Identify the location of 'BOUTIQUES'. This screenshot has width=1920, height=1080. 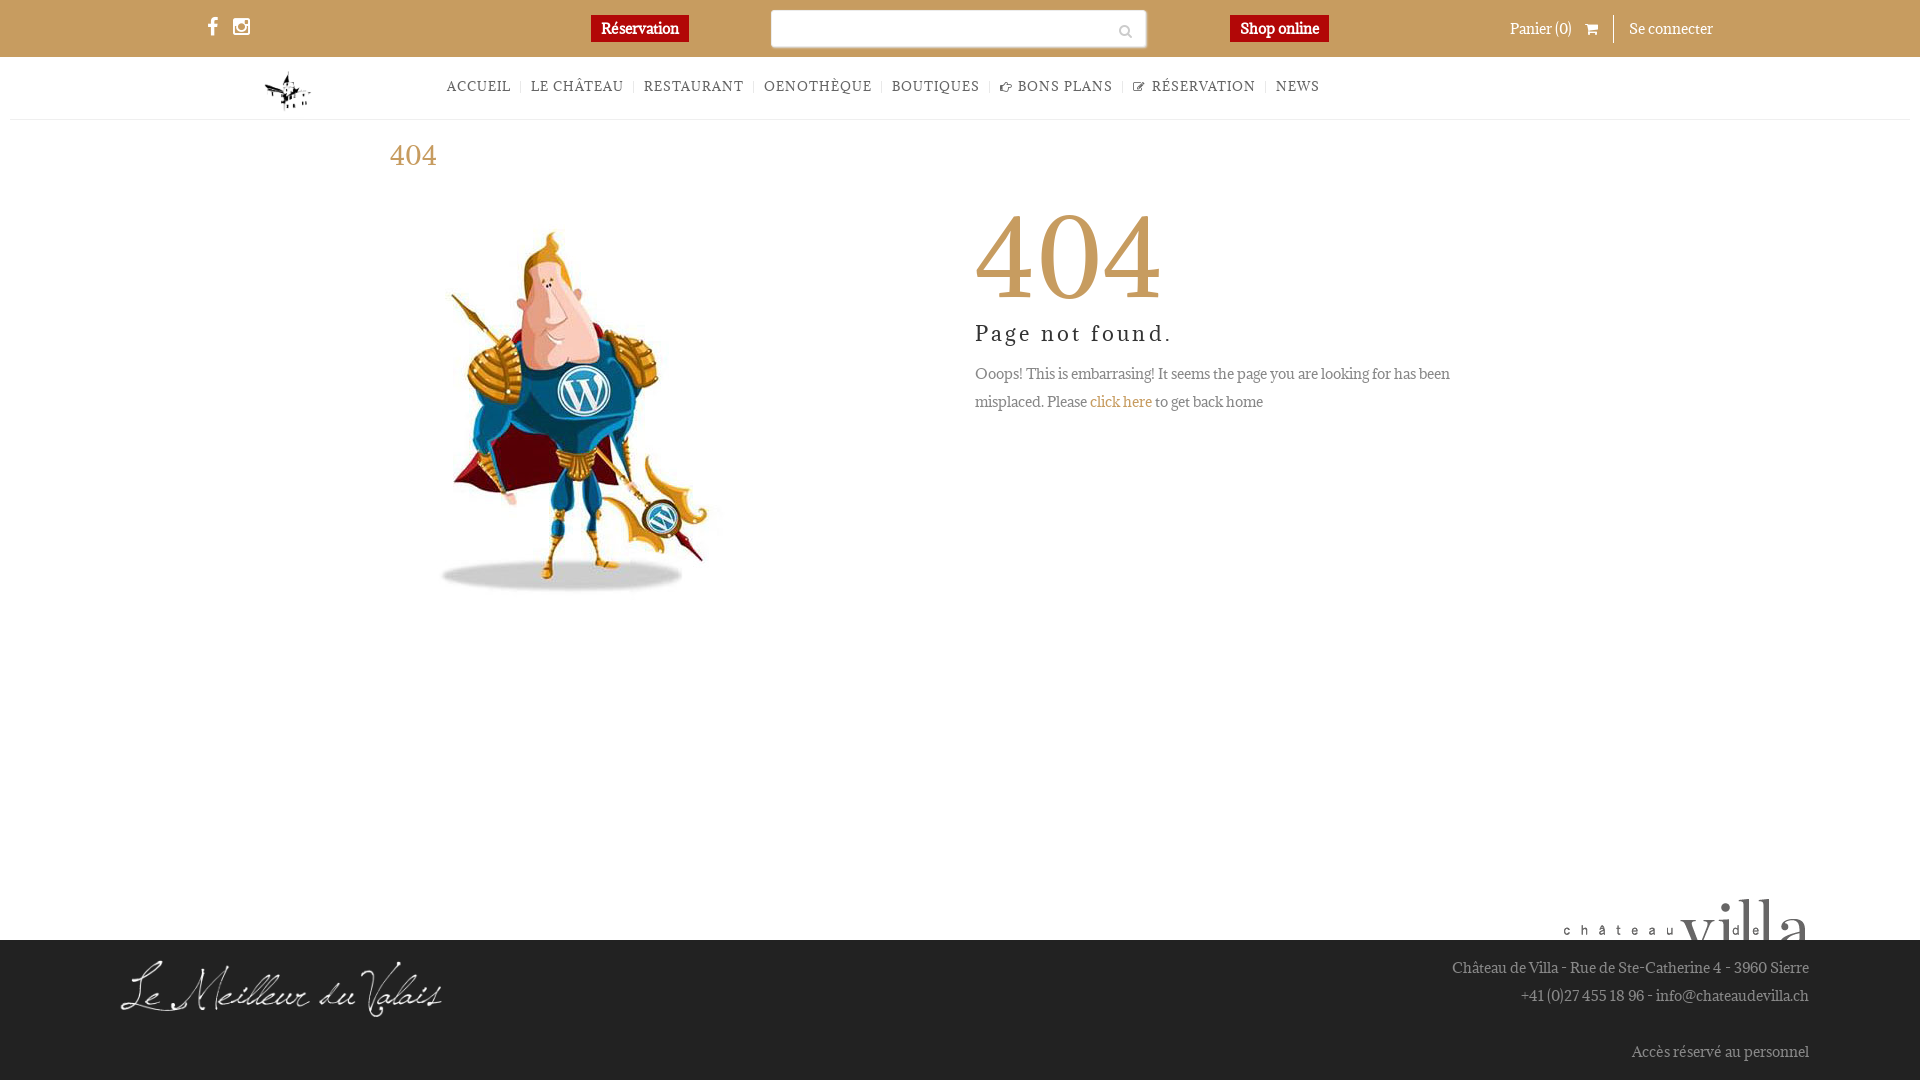
(935, 86).